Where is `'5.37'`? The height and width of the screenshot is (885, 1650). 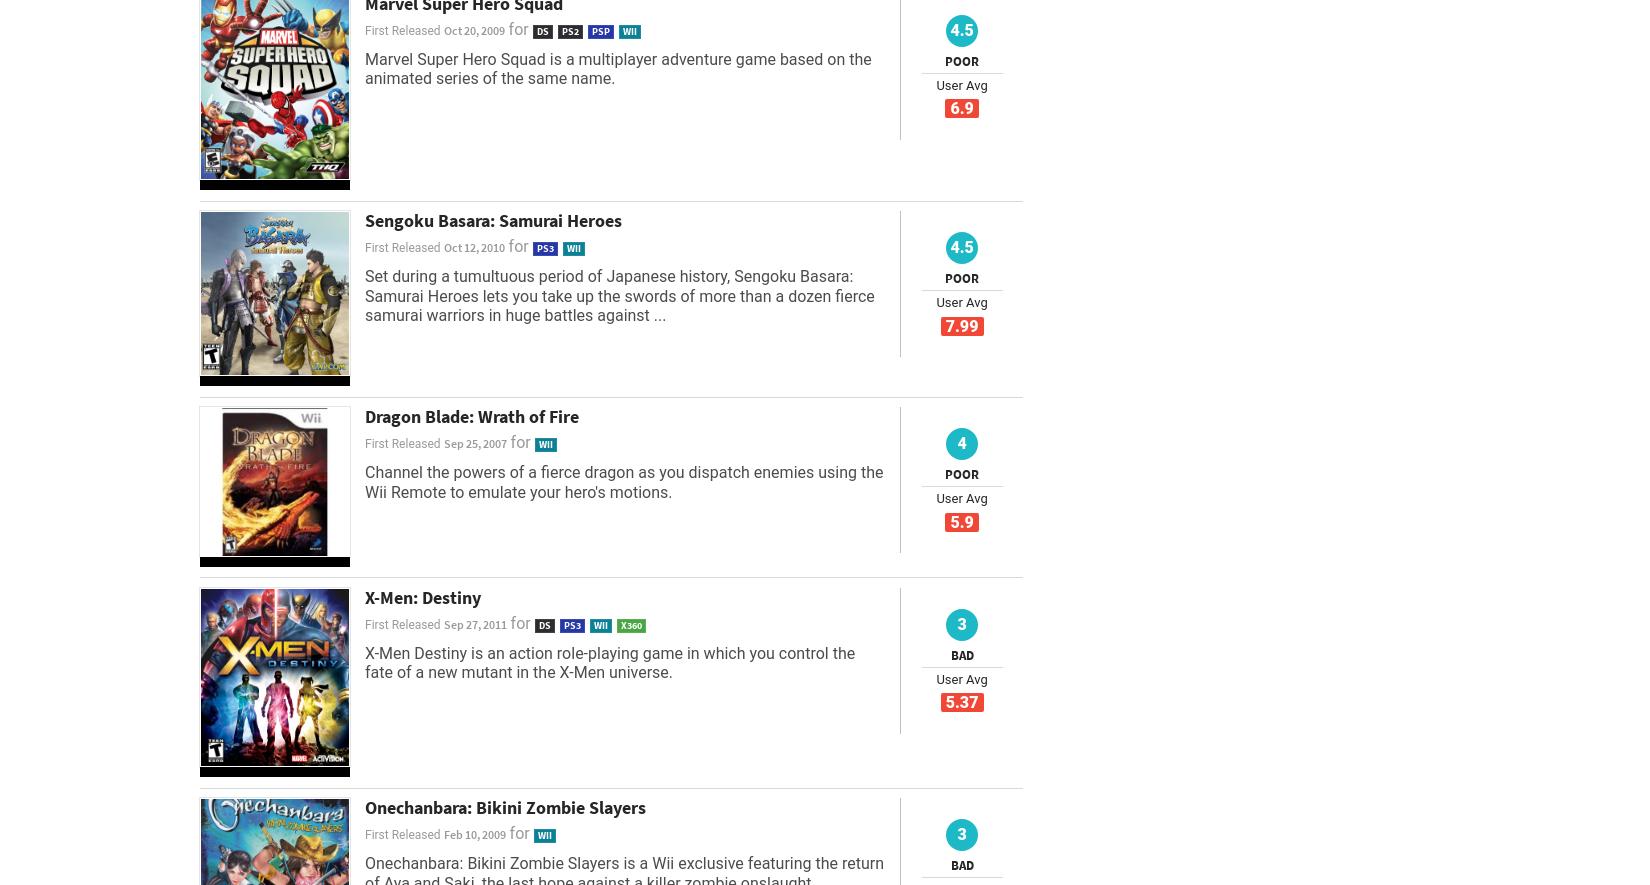
'5.37' is located at coordinates (961, 701).